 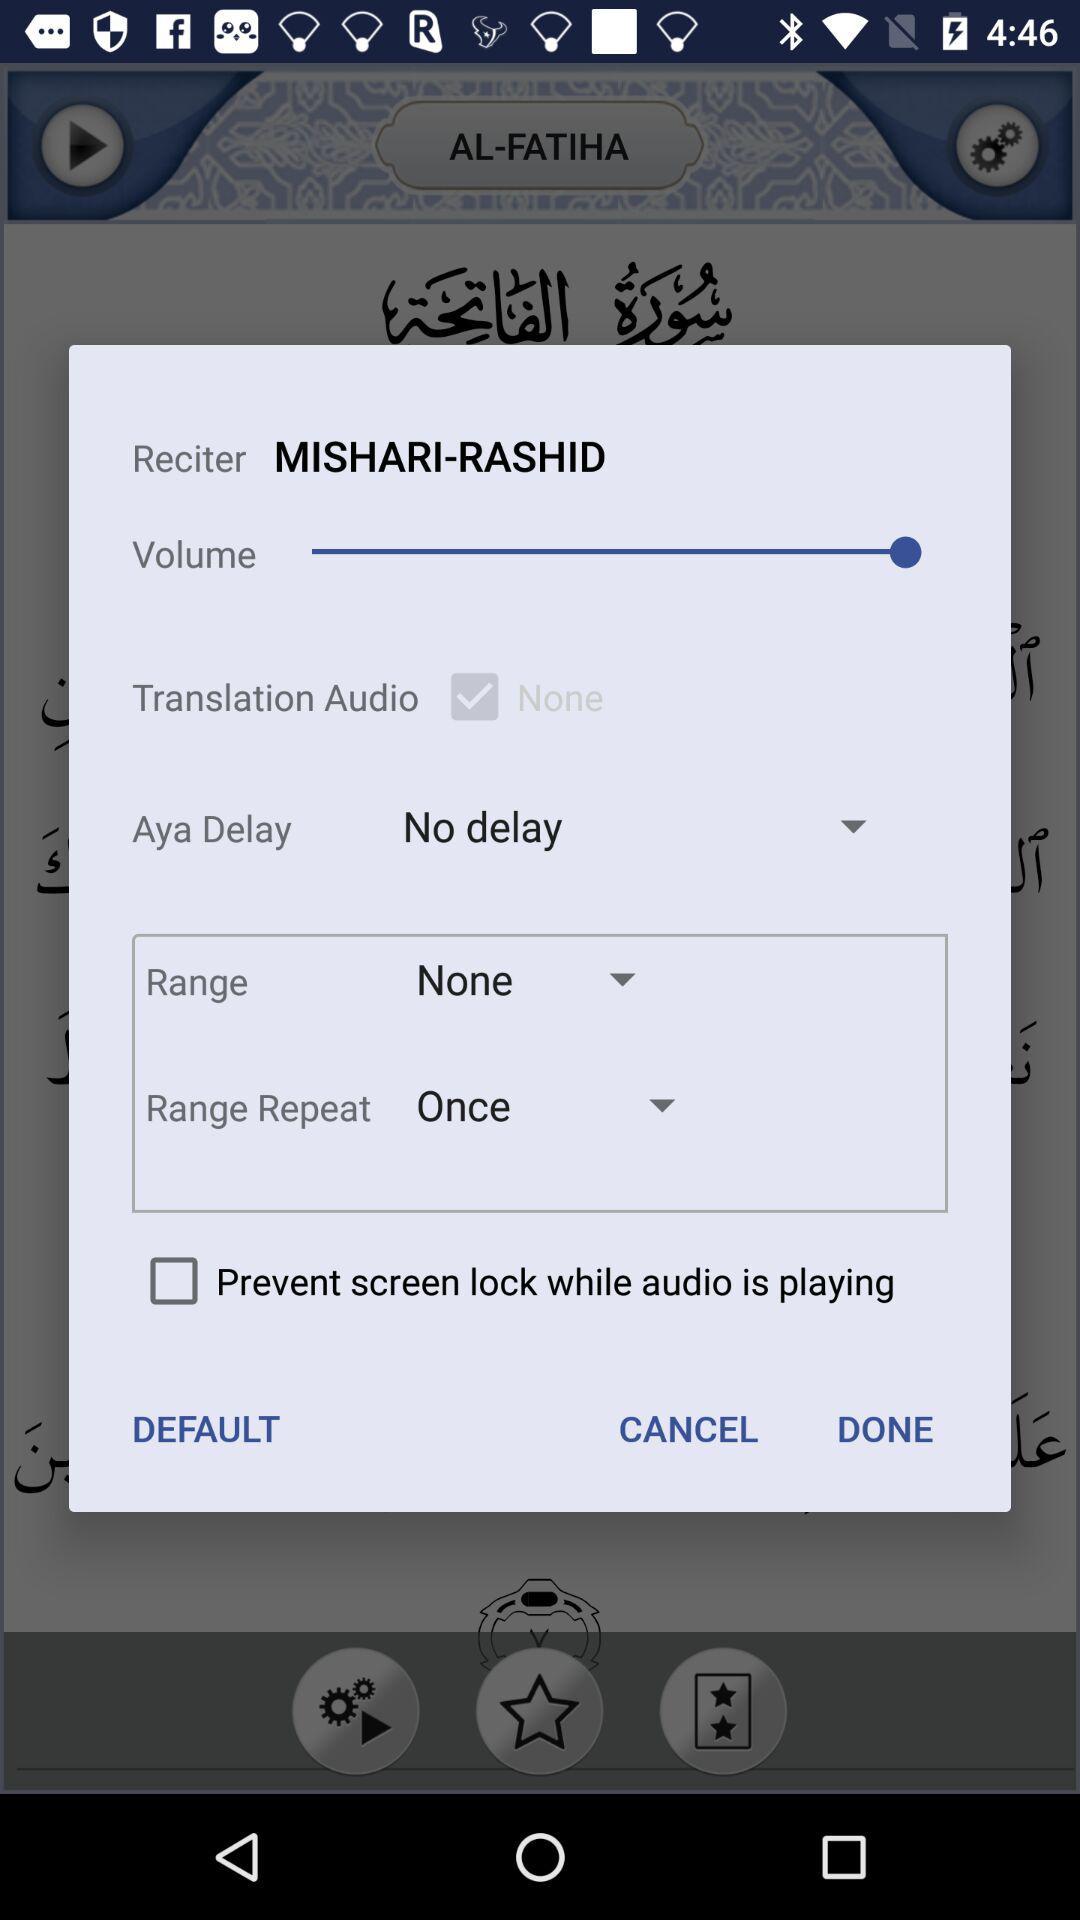 What do you see at coordinates (206, 1427) in the screenshot?
I see `icon next to the cancel icon` at bounding box center [206, 1427].